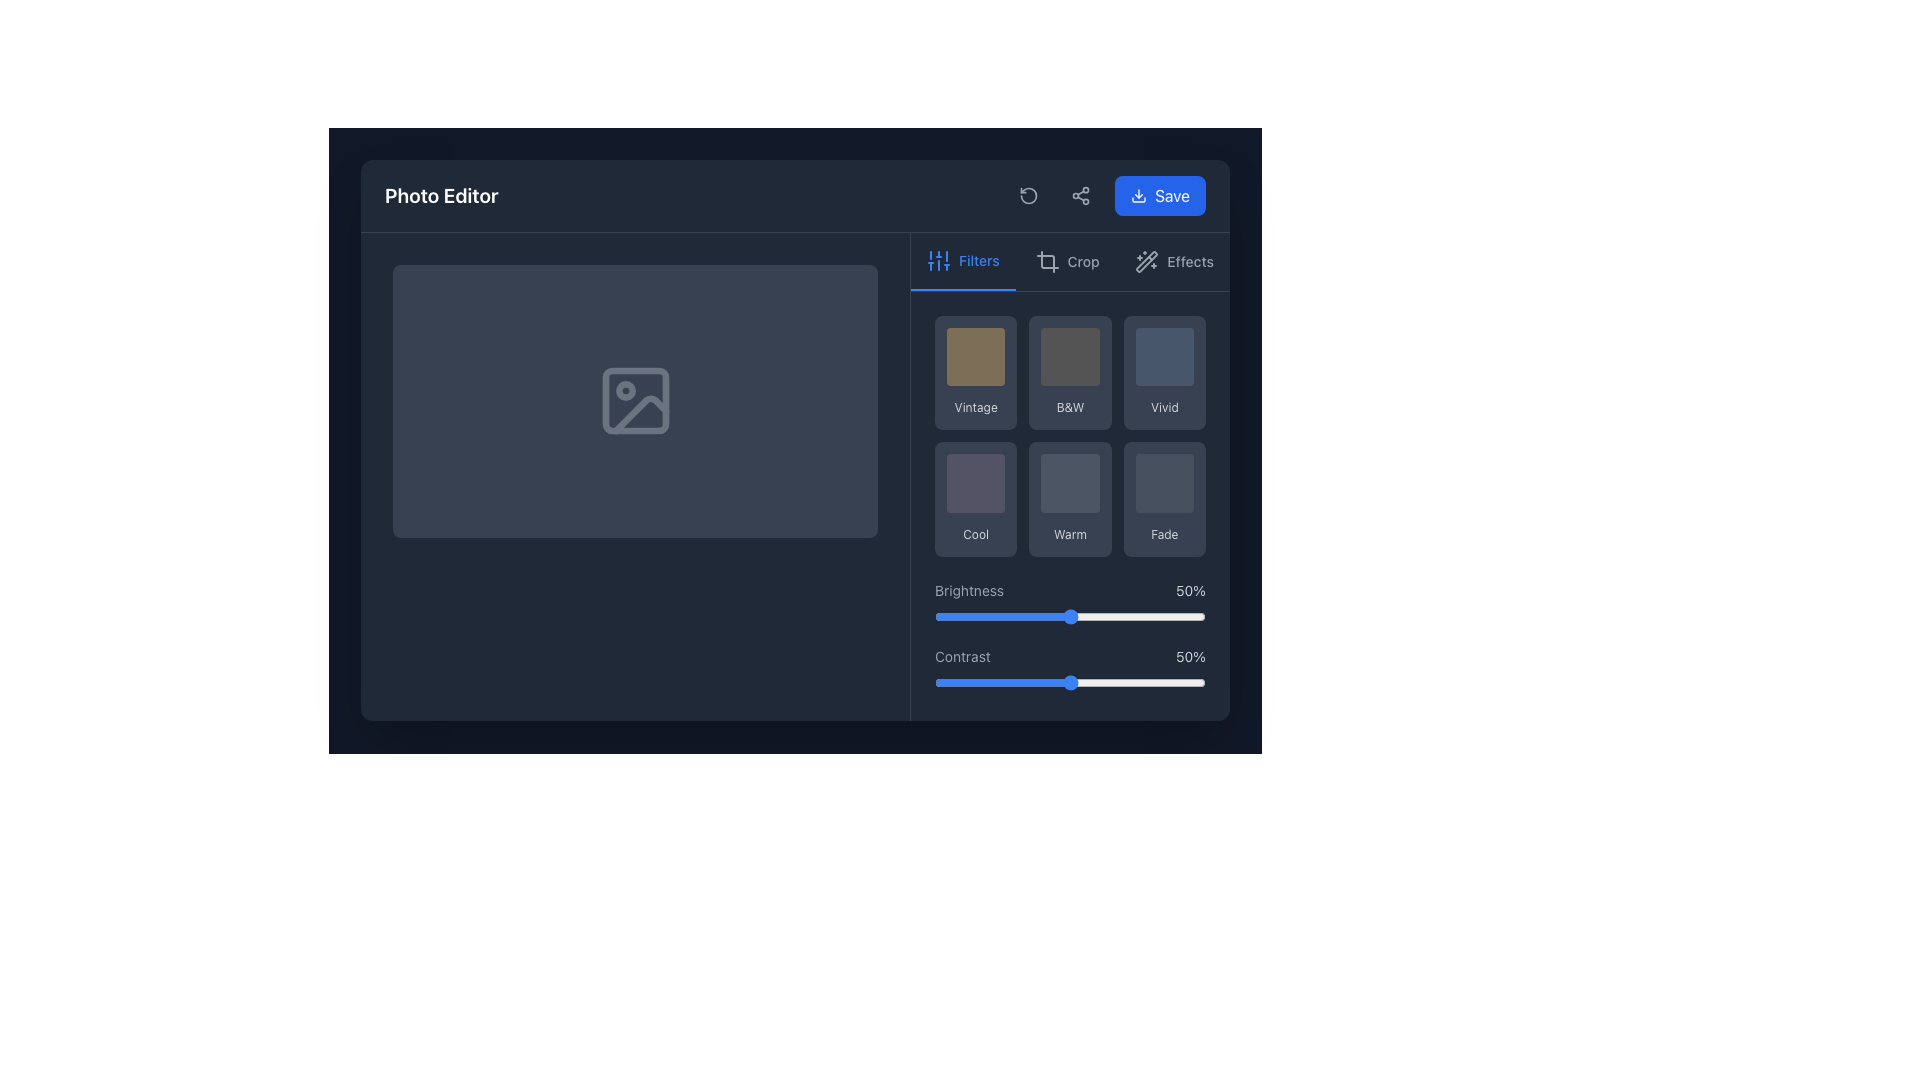 The height and width of the screenshot is (1080, 1920). I want to click on the 'Share' button icon, which is part of a group of action buttons in the toolbar section, located slightly to the left center of the top-right corner, and visually distinct due to its network symbol design, so click(1079, 196).